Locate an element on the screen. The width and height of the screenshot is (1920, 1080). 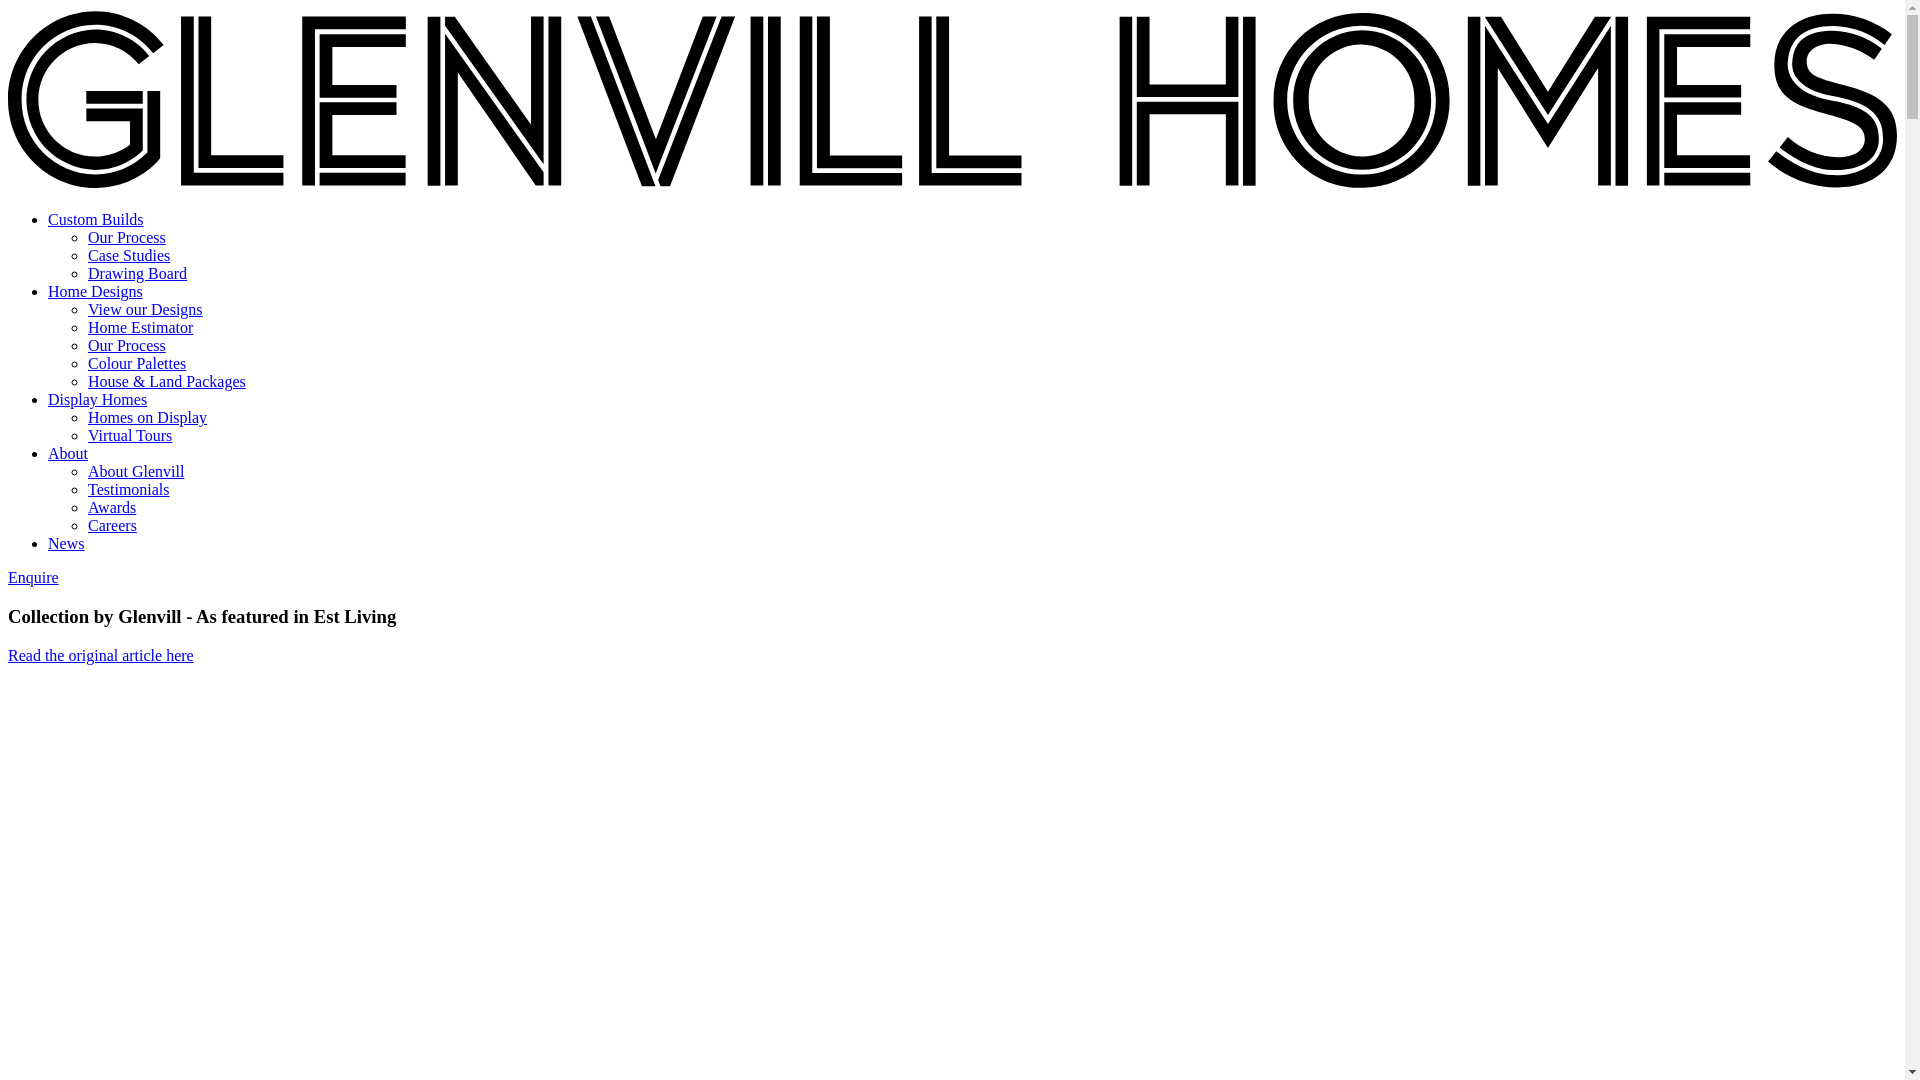
'Careers' is located at coordinates (111, 524).